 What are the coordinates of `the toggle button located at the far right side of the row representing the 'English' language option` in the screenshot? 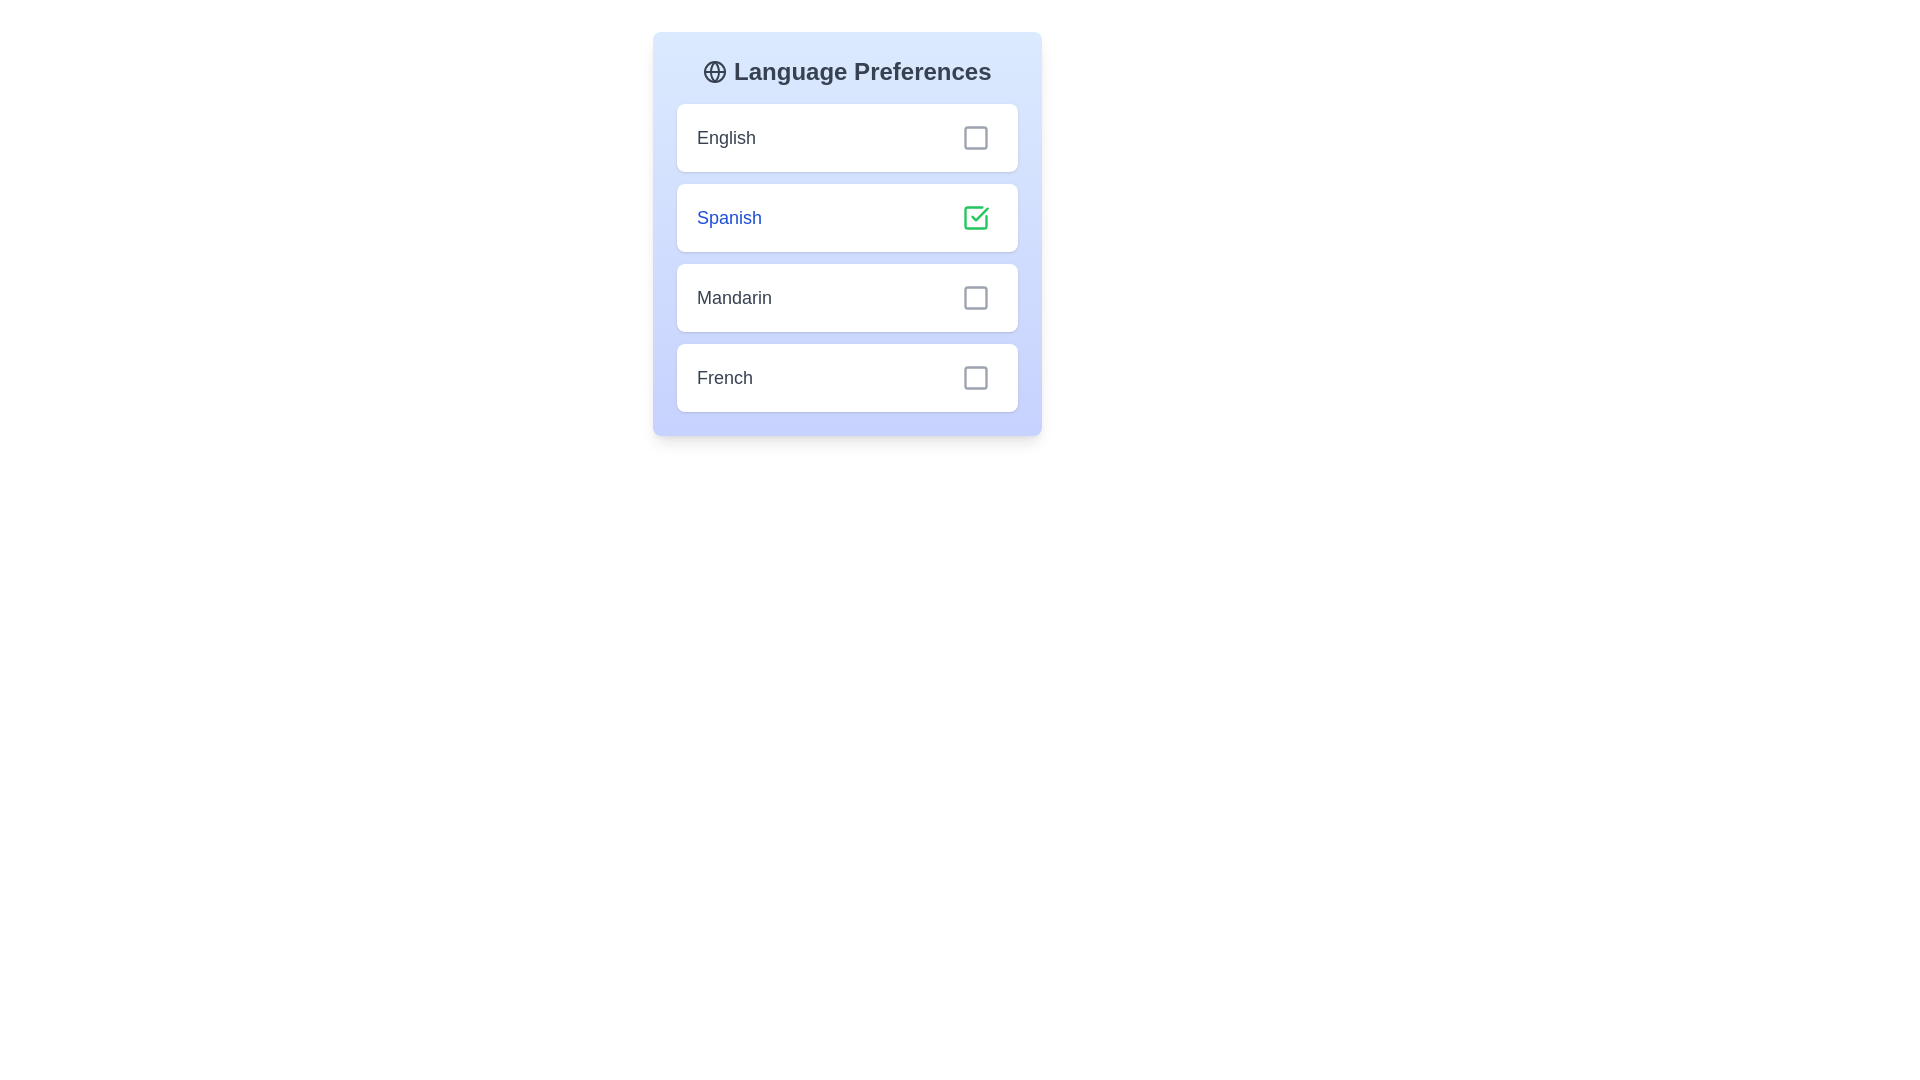 It's located at (975, 137).